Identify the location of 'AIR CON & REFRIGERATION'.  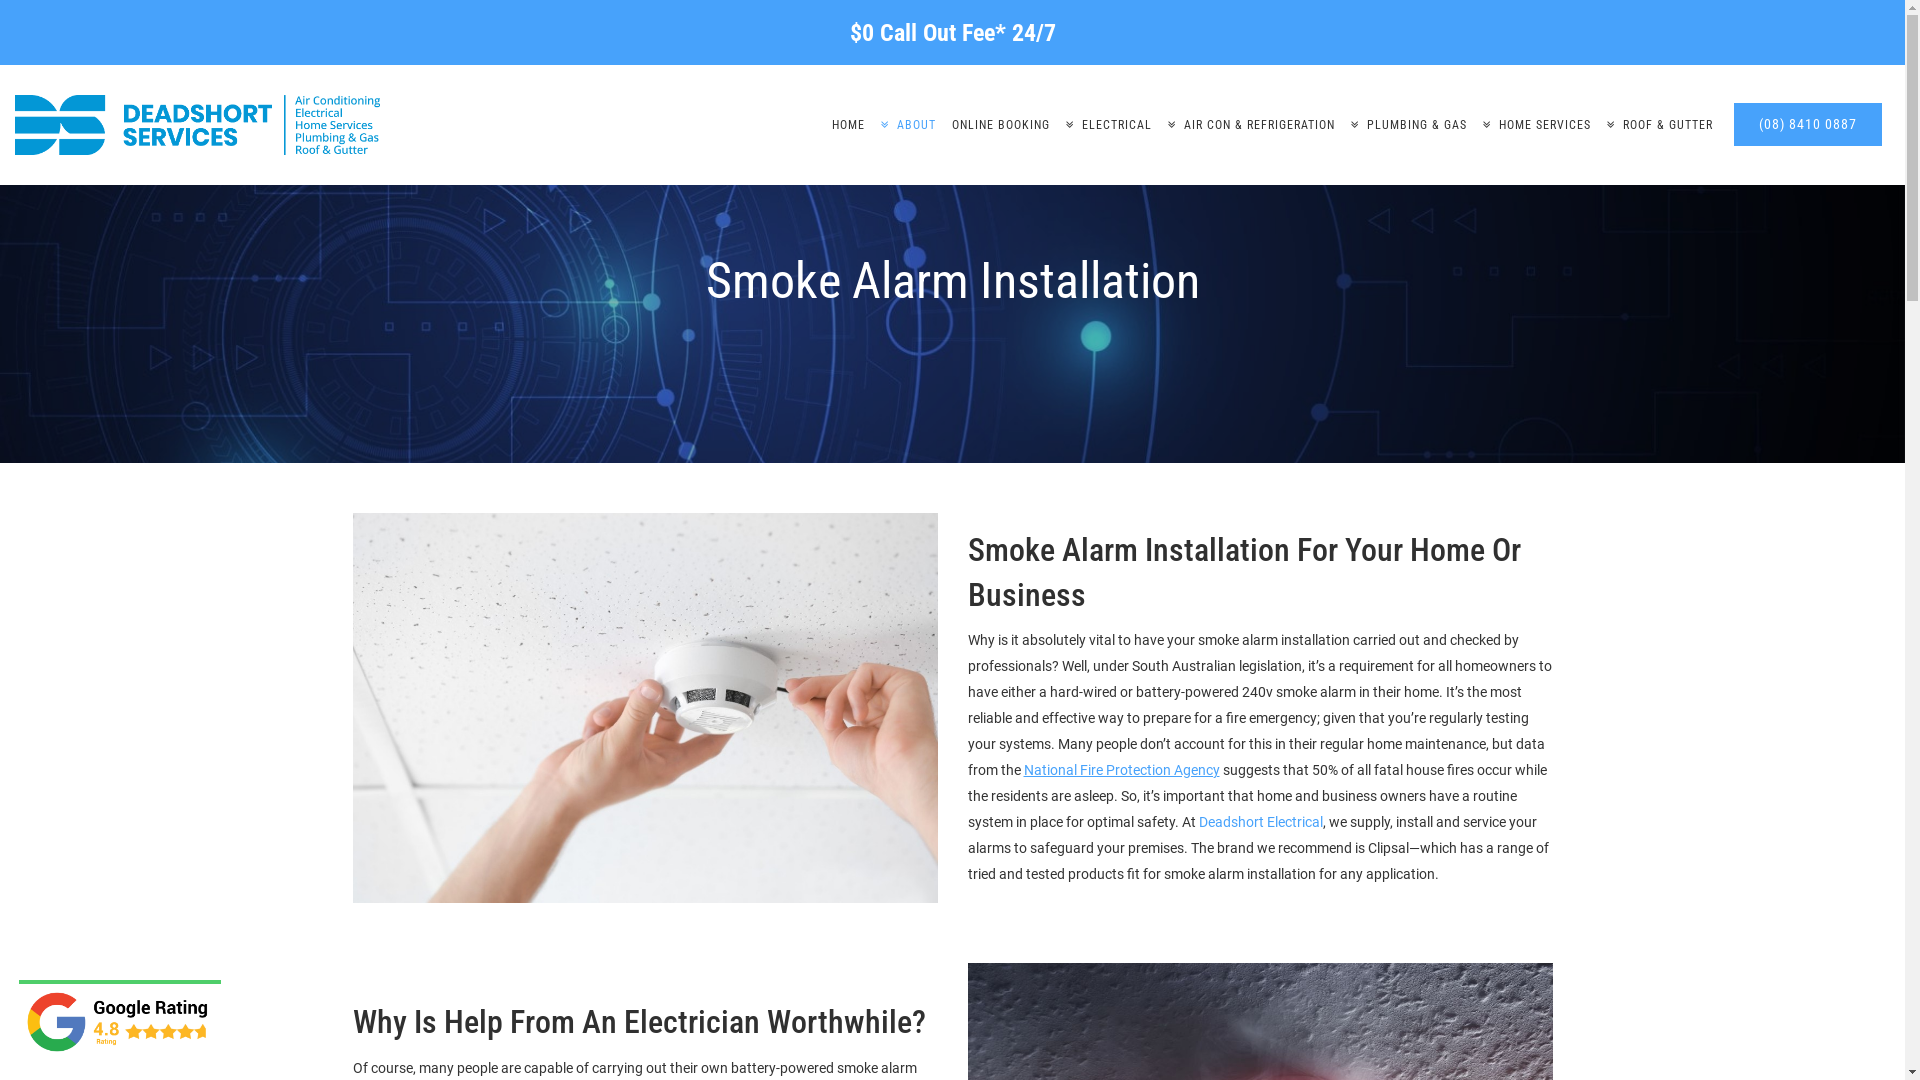
(1250, 124).